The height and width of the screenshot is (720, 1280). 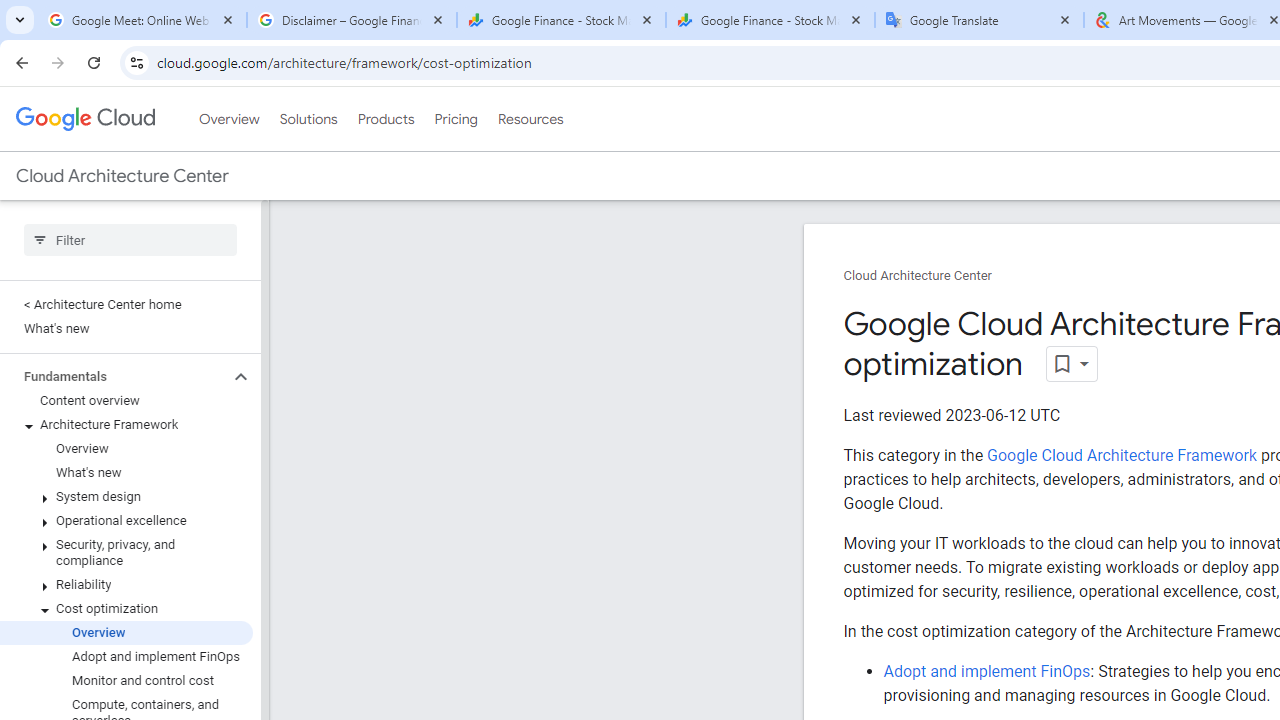 What do you see at coordinates (986, 671) in the screenshot?
I see `'Adopt and implement FinOps'` at bounding box center [986, 671].